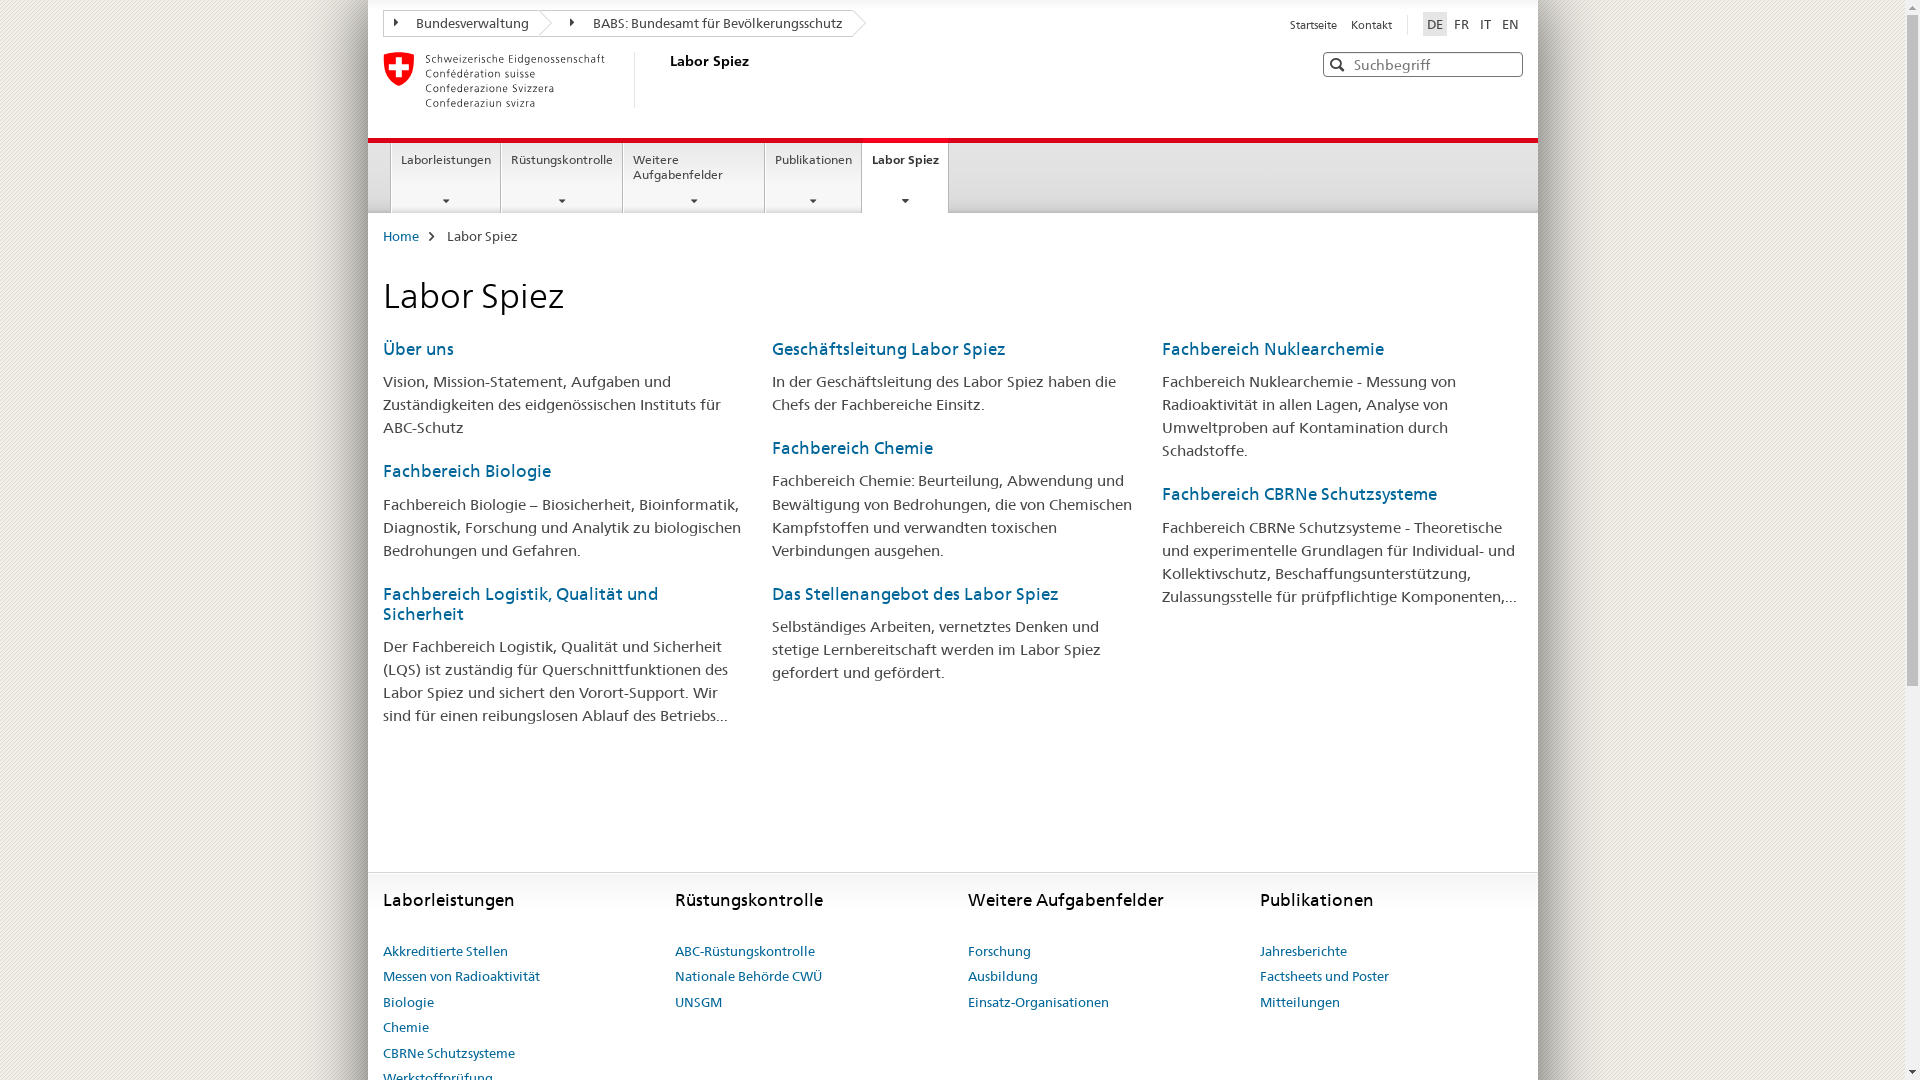 This screenshot has width=1920, height=1080. I want to click on 'Bundesverwaltung', so click(382, 23).